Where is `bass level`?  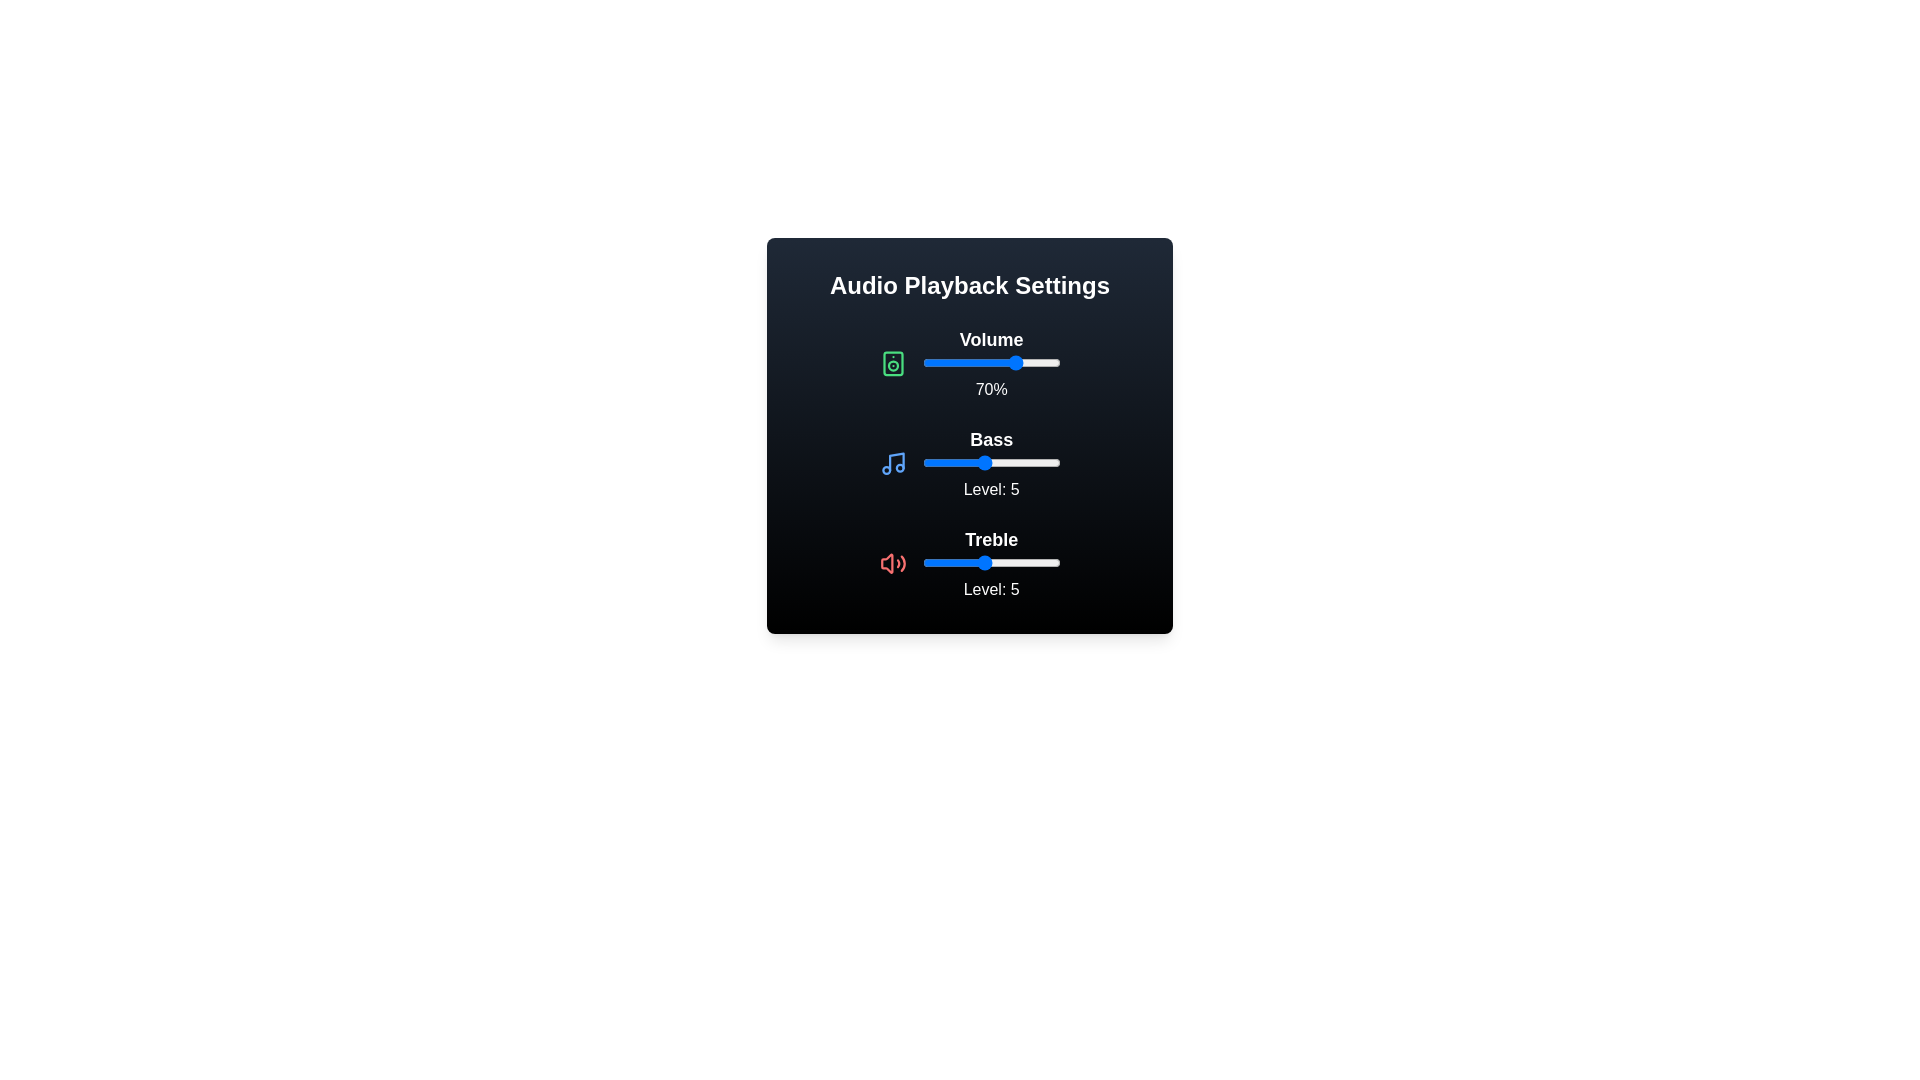
bass level is located at coordinates (1029, 462).